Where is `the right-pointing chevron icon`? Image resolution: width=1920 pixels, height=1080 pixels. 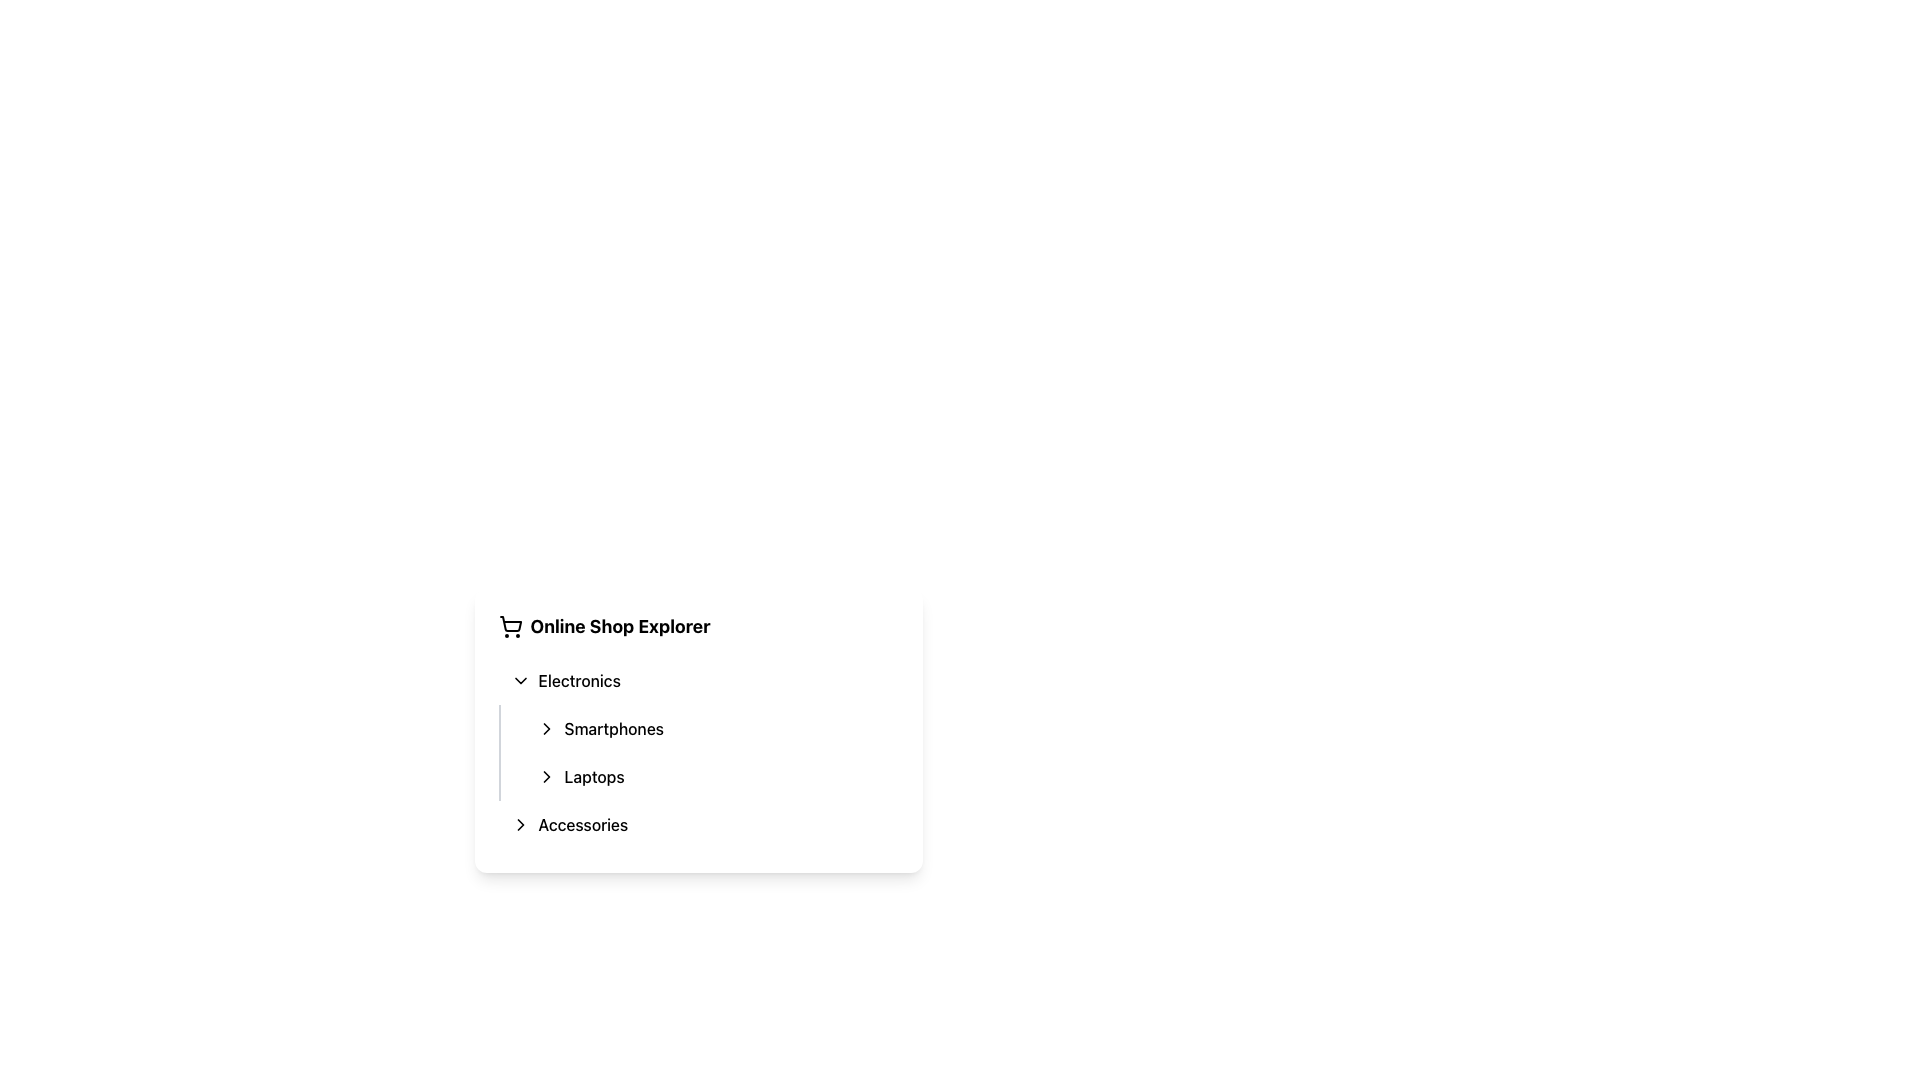 the right-pointing chevron icon is located at coordinates (546, 775).